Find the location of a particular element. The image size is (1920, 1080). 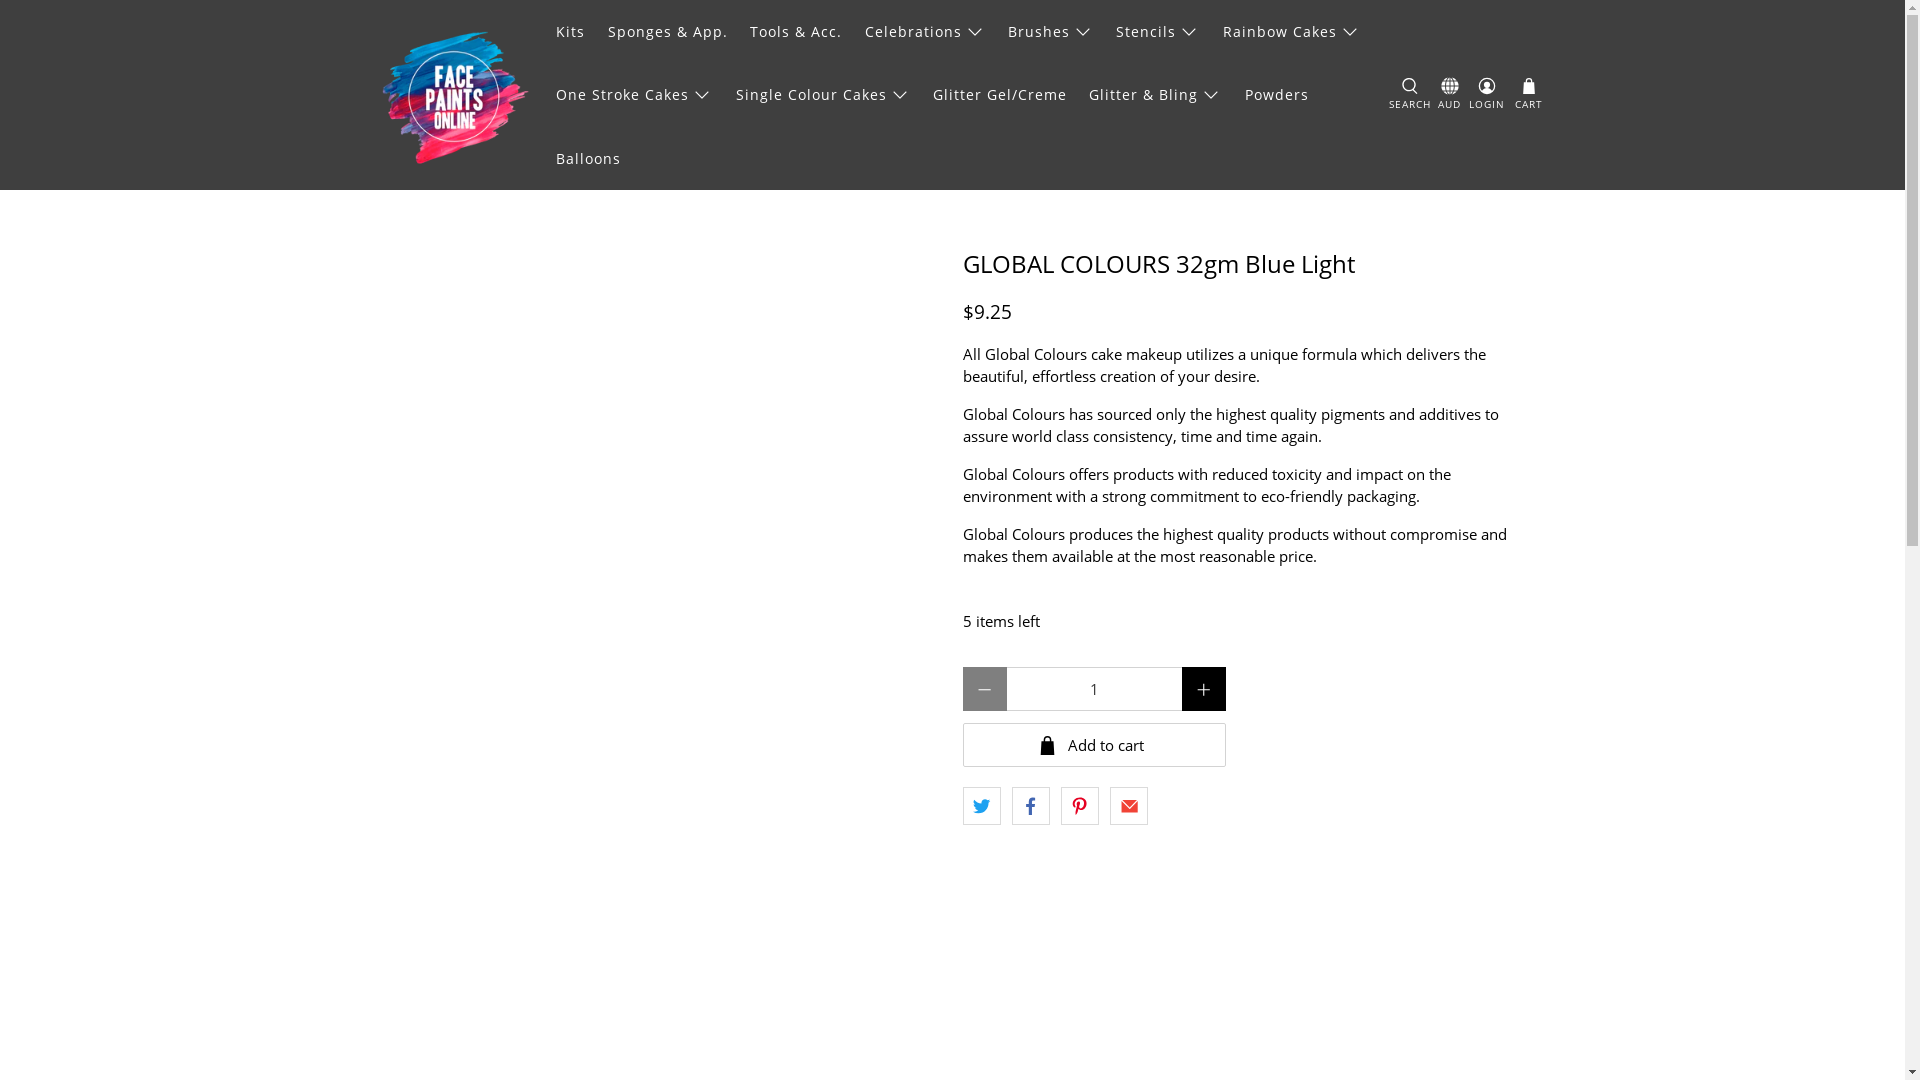

'Face Paints Online' is located at coordinates (453, 95).